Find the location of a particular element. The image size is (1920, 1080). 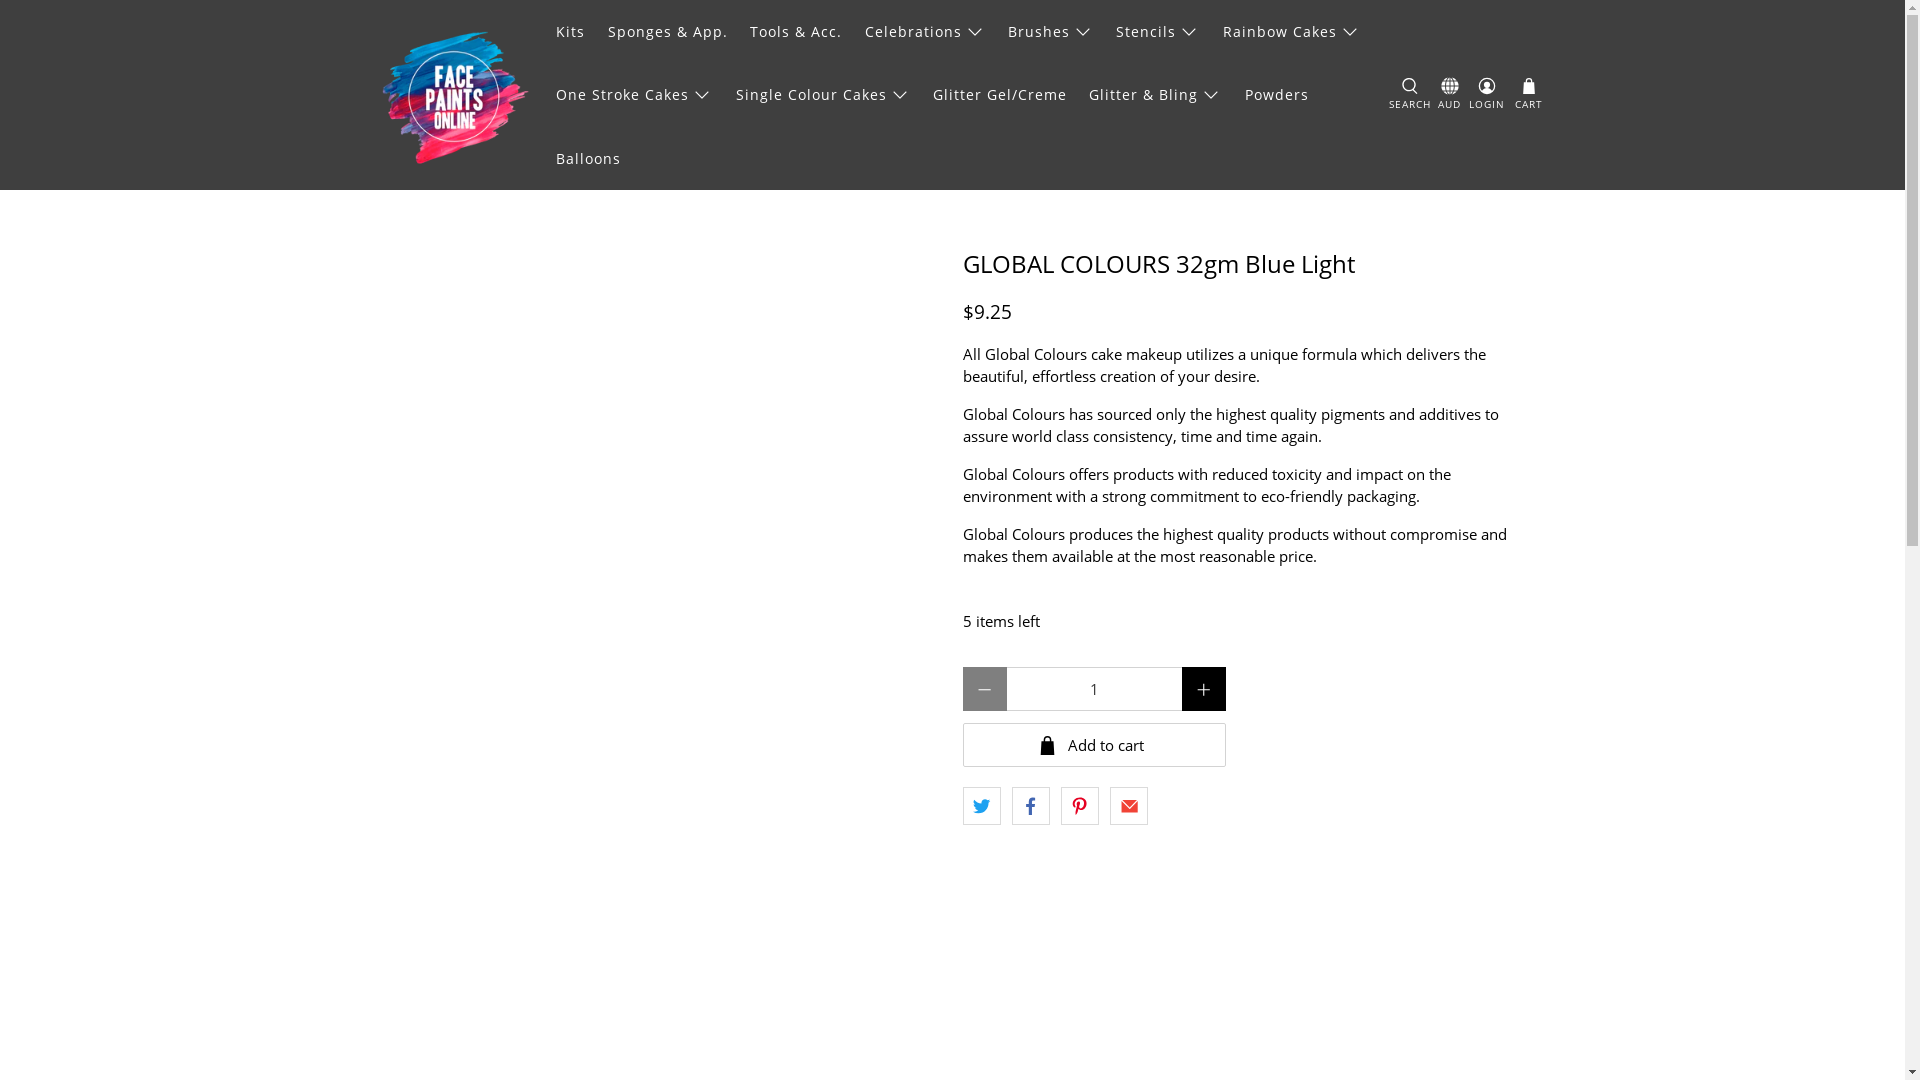

'Face Paints Online' is located at coordinates (453, 95).